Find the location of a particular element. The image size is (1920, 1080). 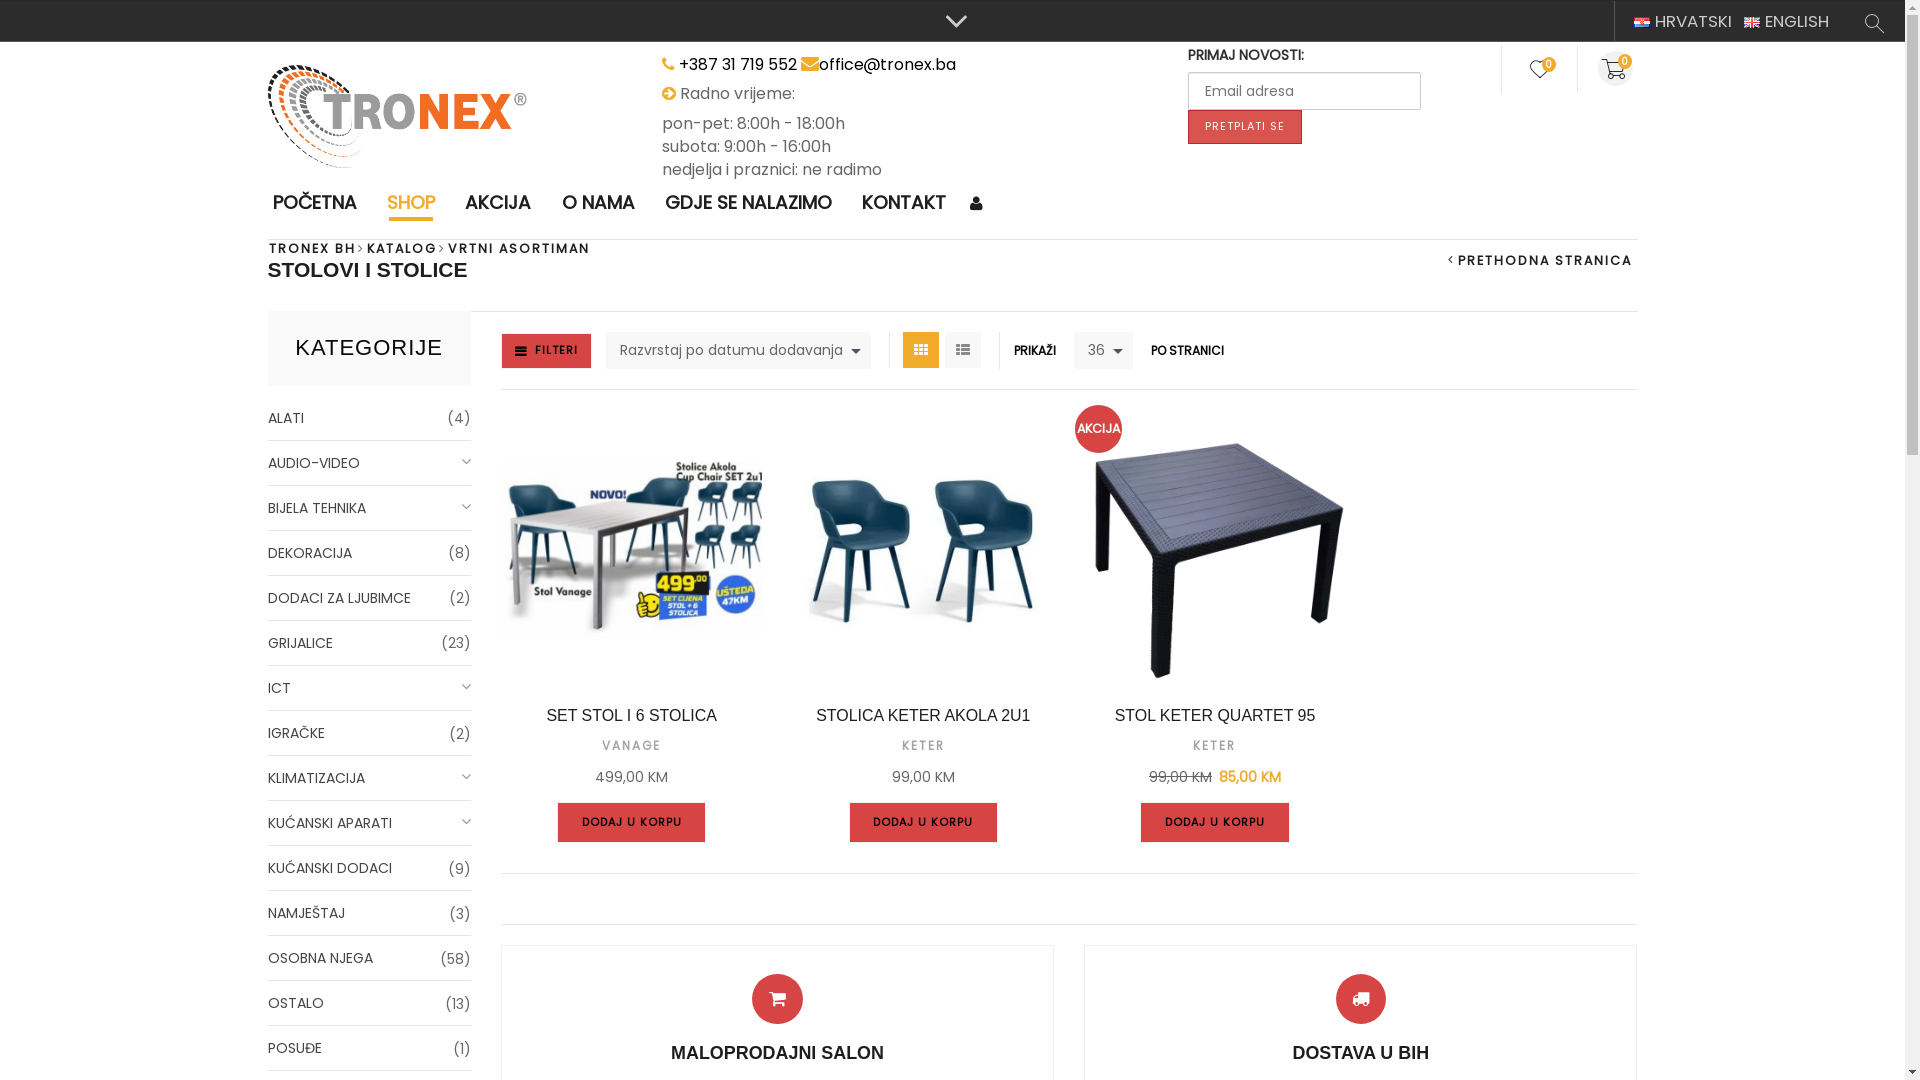

'Pretplati se' is located at coordinates (1243, 127).